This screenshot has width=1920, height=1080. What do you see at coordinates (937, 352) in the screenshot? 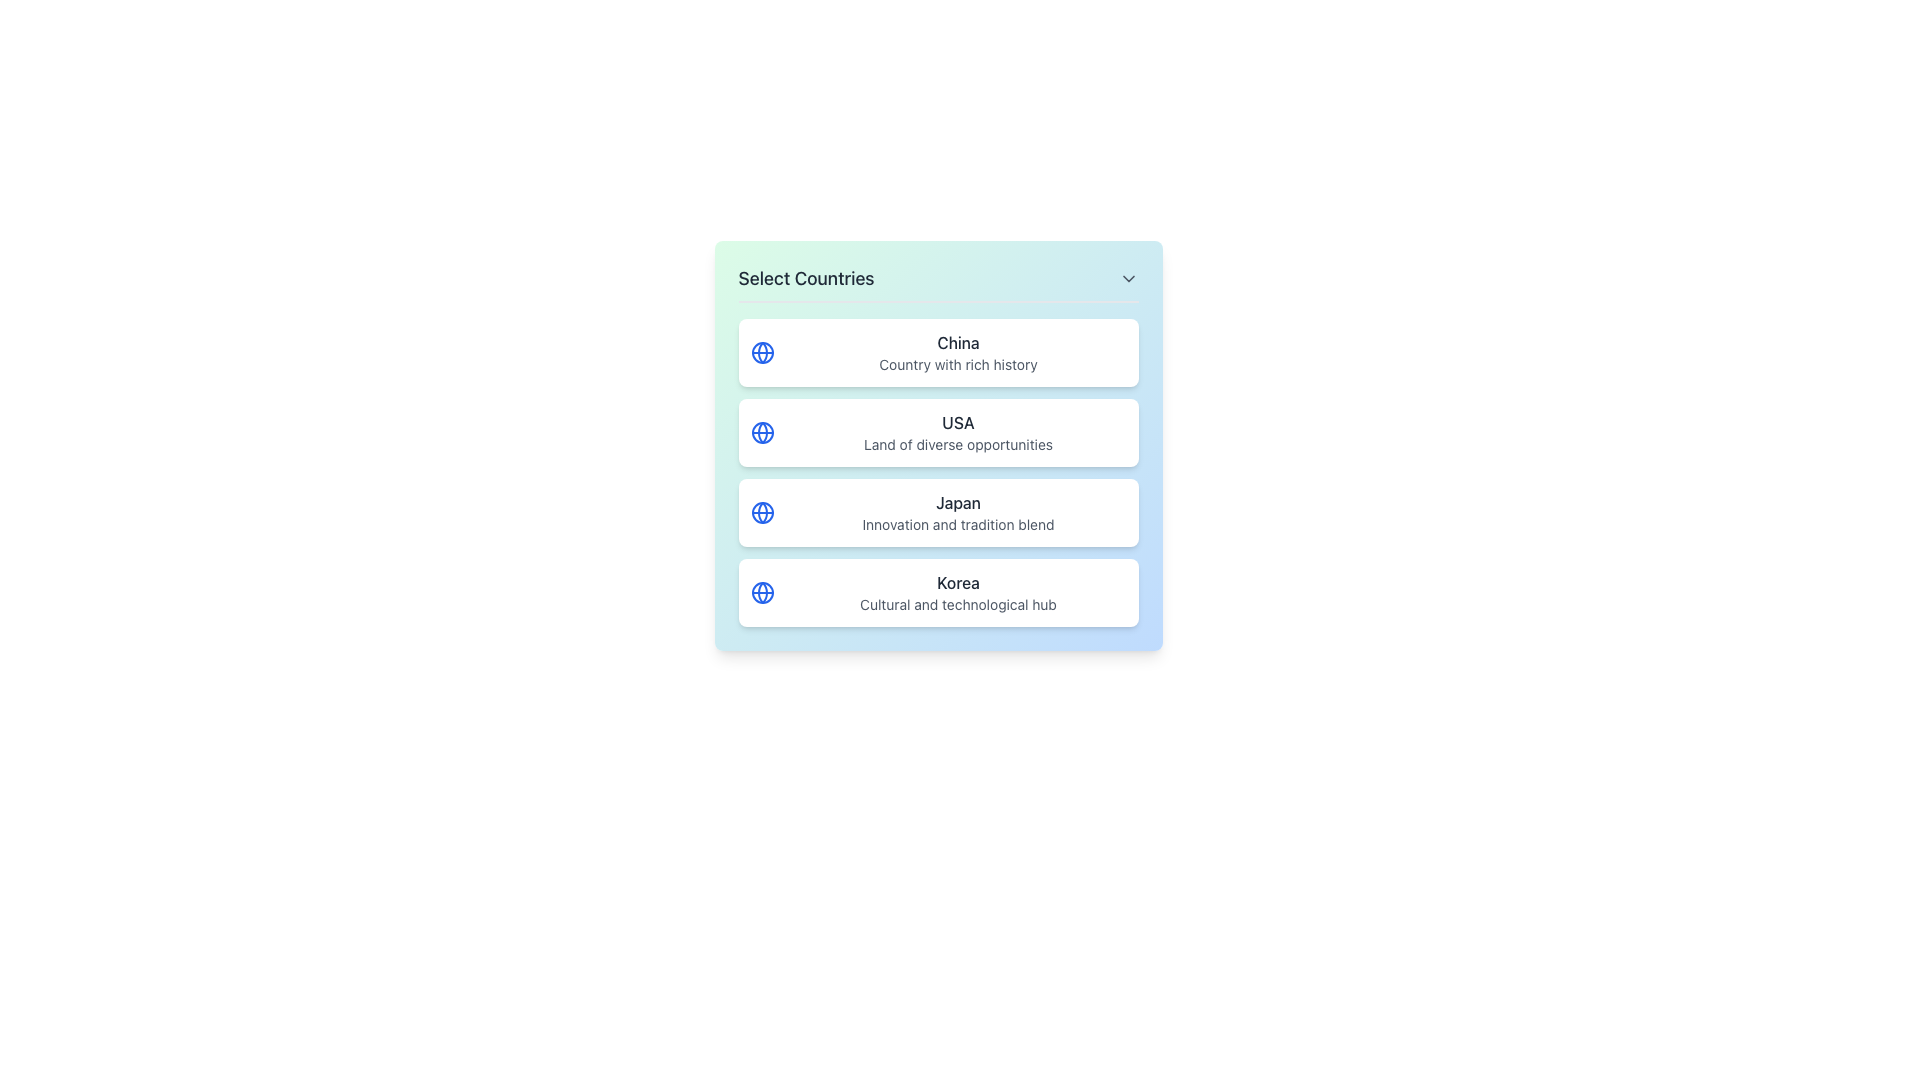
I see `the Clickable Card representing the country 'China' in the 'Select Countries' section` at bounding box center [937, 352].